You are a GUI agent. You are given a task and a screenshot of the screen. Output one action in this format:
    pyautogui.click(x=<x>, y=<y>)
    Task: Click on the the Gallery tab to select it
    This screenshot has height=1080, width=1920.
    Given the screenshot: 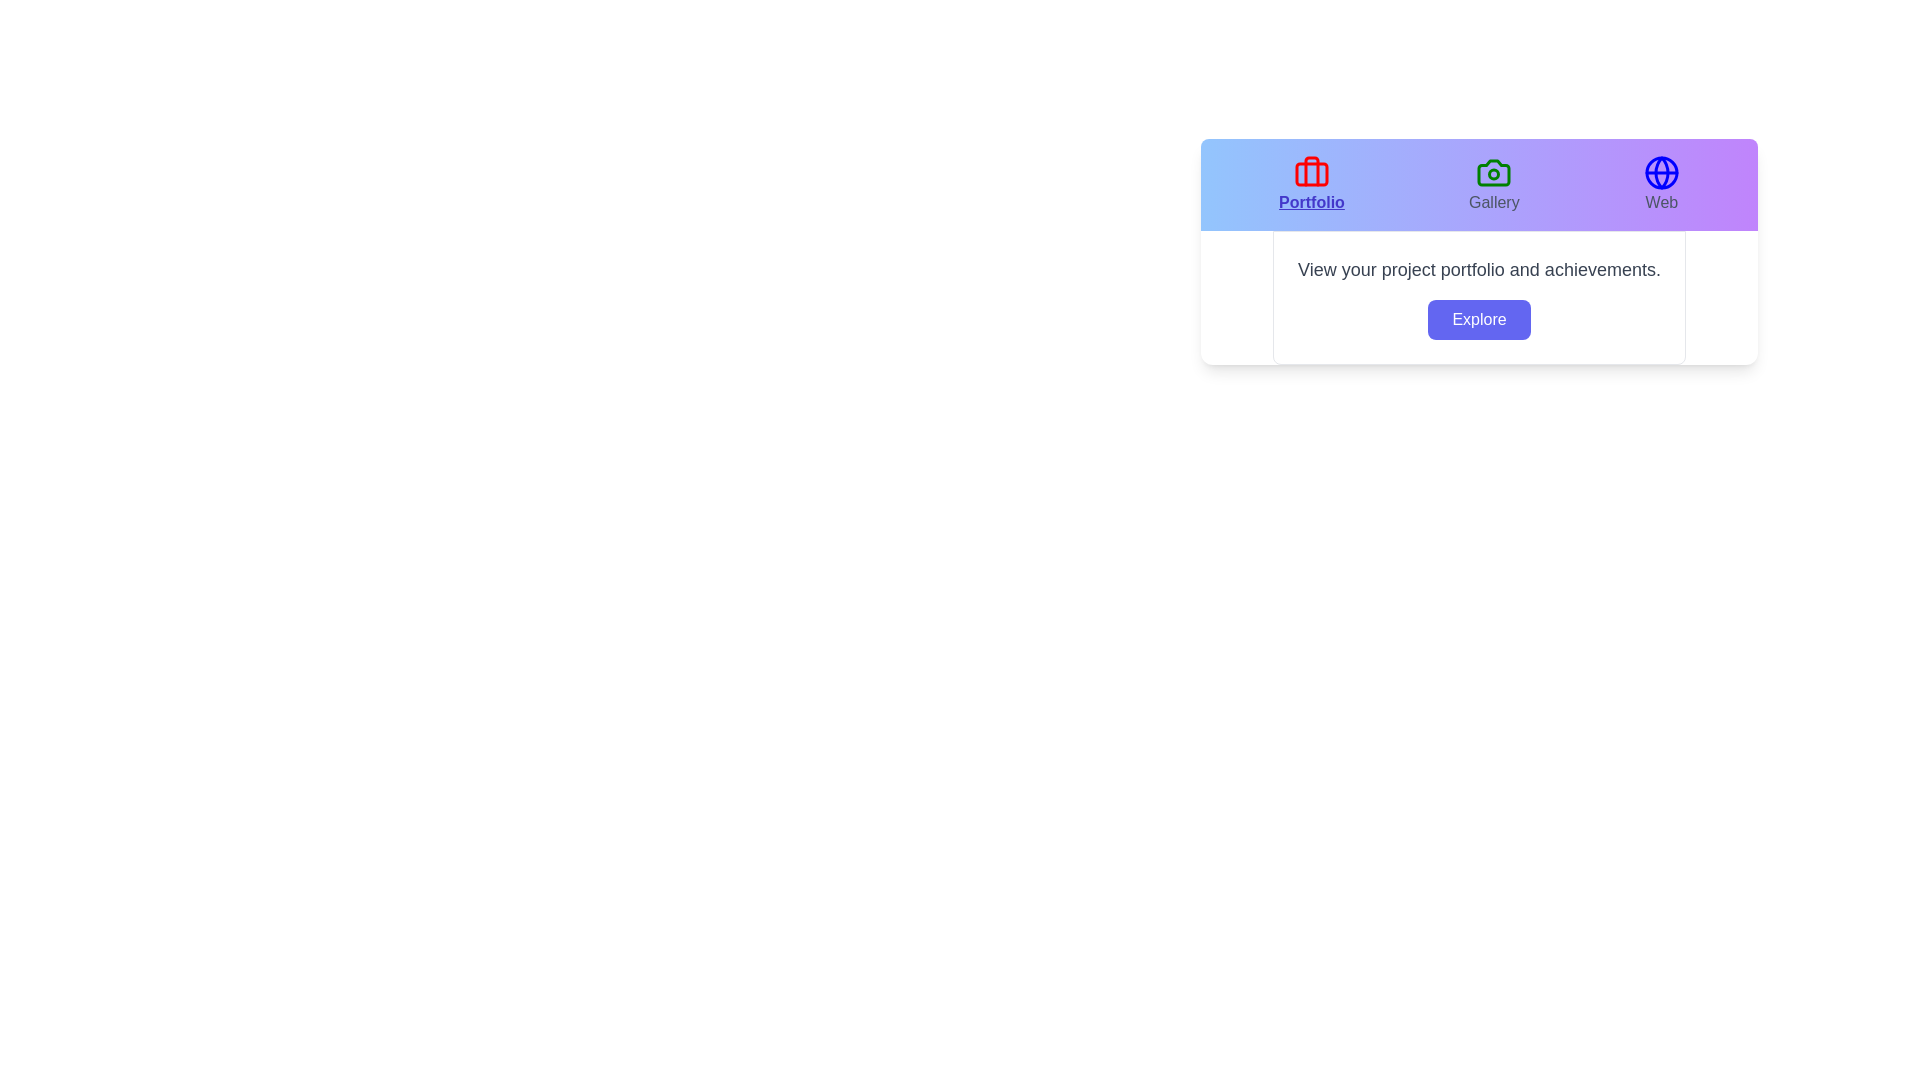 What is the action you would take?
    pyautogui.click(x=1494, y=185)
    